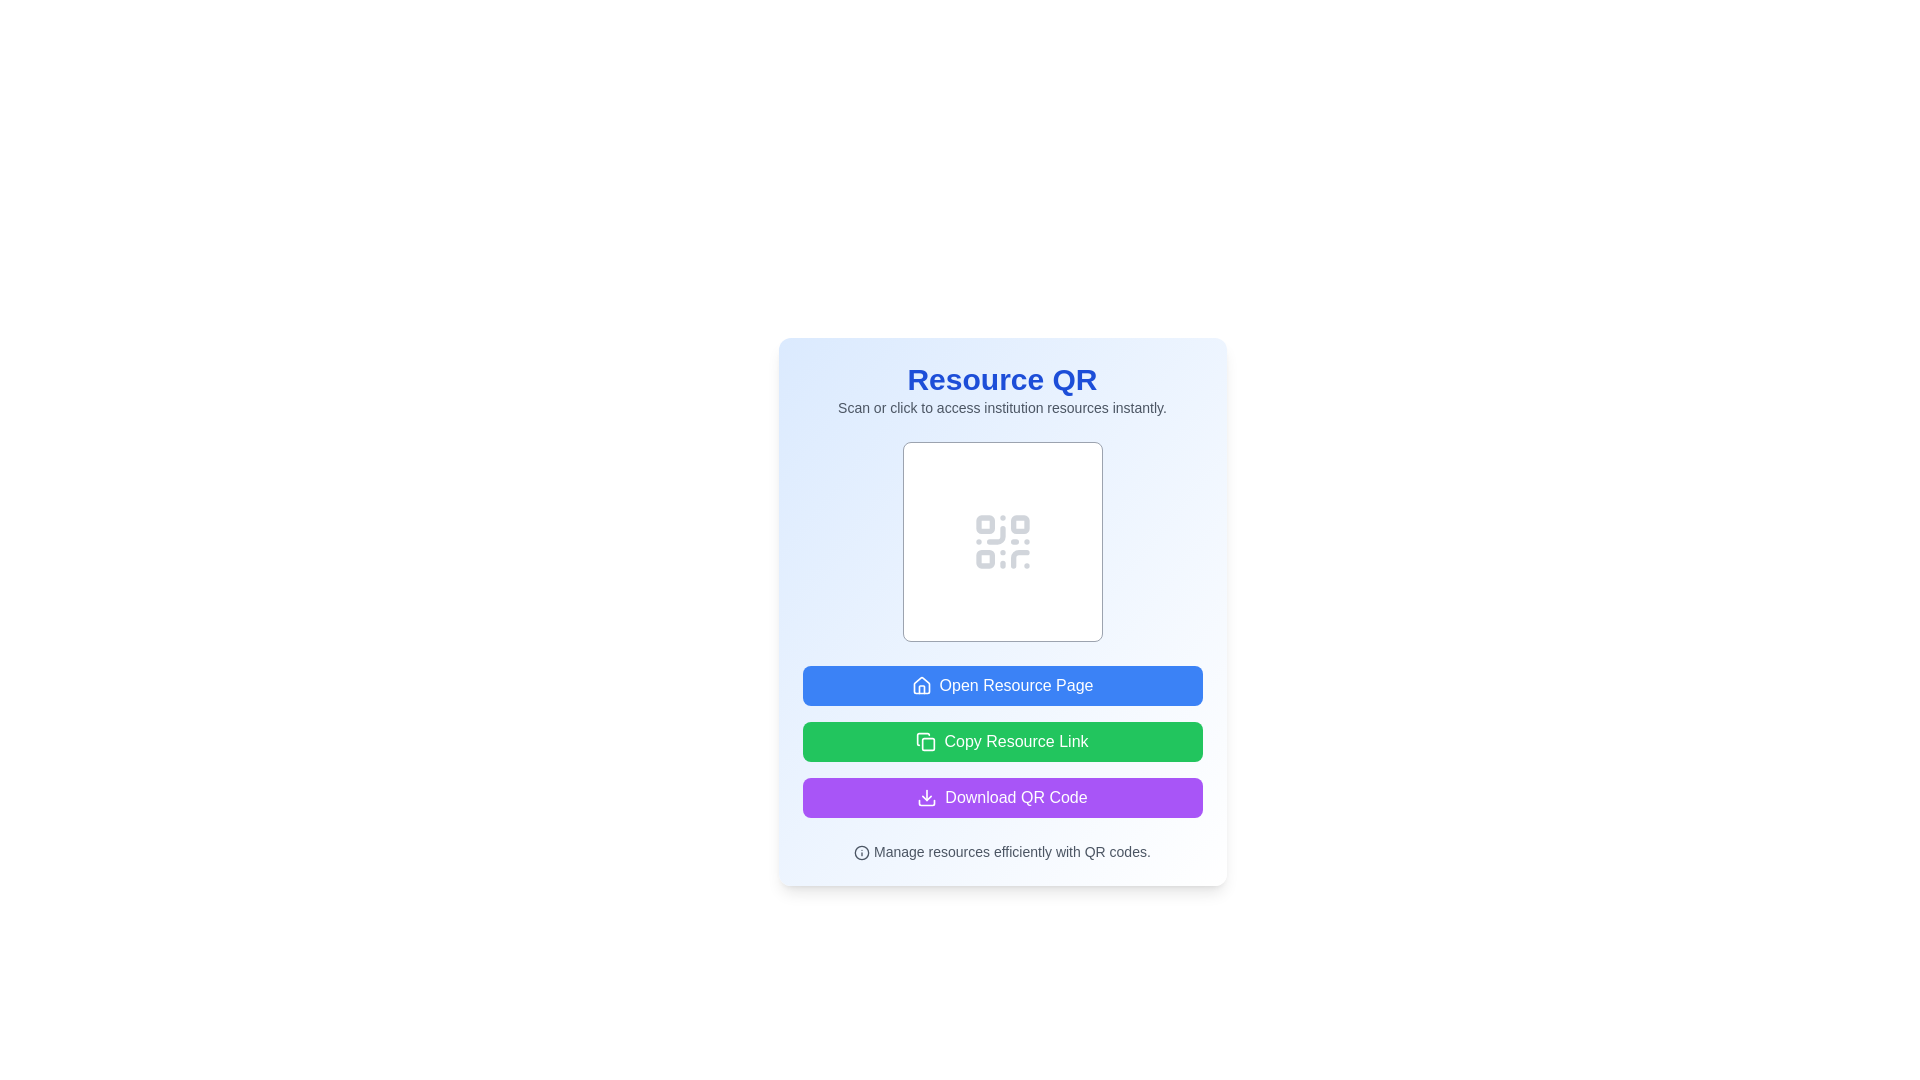  What do you see at coordinates (1016, 741) in the screenshot?
I see `the 'Copy Resource Link' button which is a green rectangular button with rounded corners displaying white text and a copy icon on the left` at bounding box center [1016, 741].